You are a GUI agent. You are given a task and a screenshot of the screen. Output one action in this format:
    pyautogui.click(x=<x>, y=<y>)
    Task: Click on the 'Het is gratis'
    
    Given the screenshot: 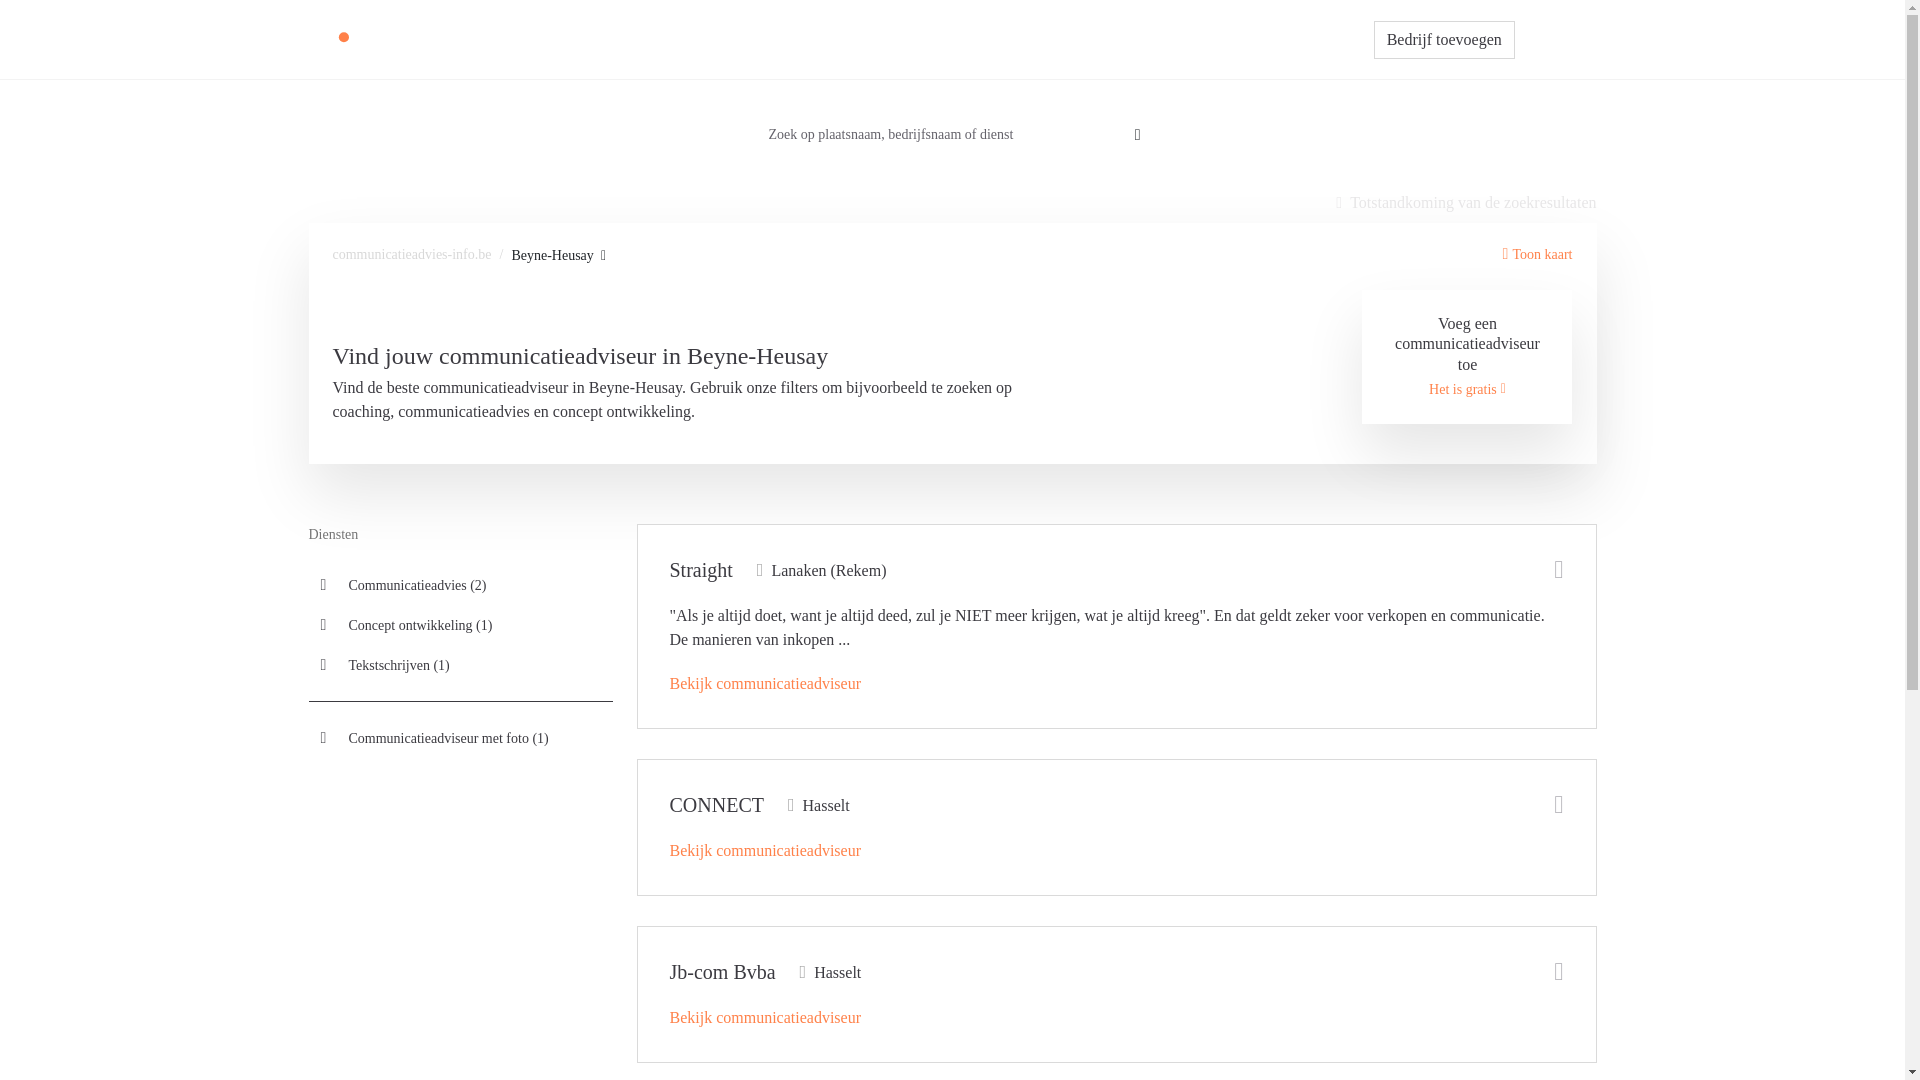 What is the action you would take?
    pyautogui.click(x=1467, y=389)
    